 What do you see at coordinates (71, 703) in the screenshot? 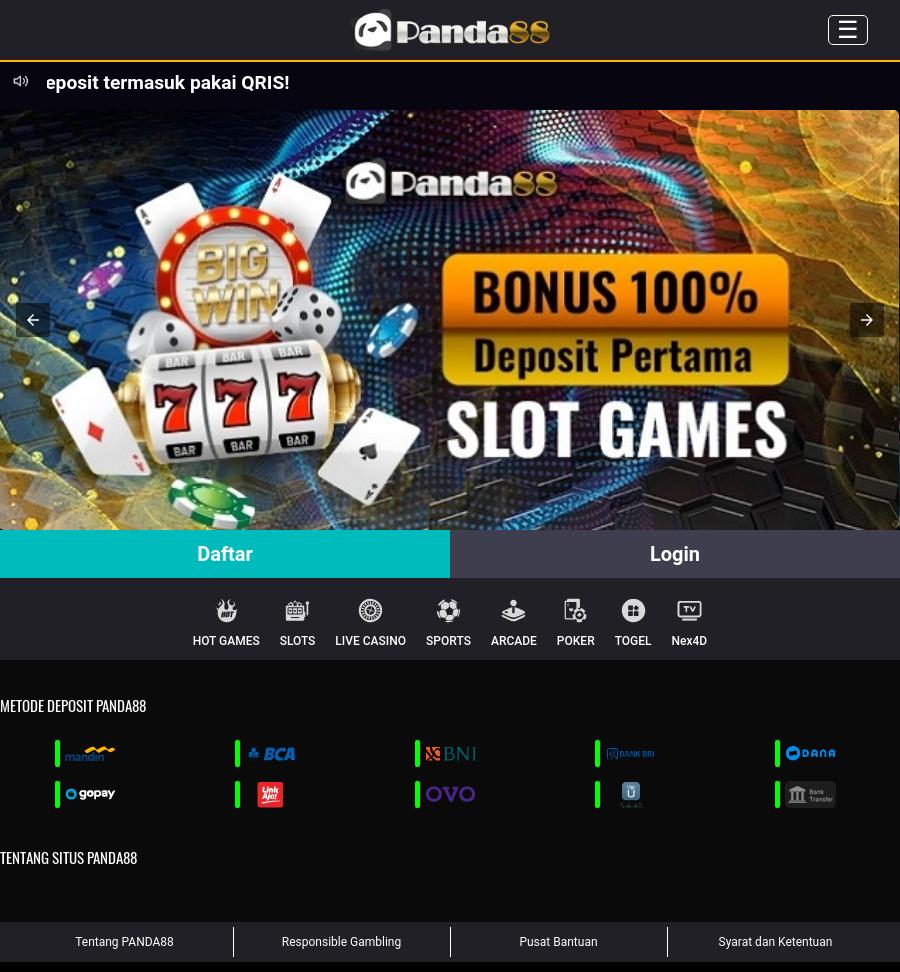
I see `'Metode Deposit PANDA88'` at bounding box center [71, 703].